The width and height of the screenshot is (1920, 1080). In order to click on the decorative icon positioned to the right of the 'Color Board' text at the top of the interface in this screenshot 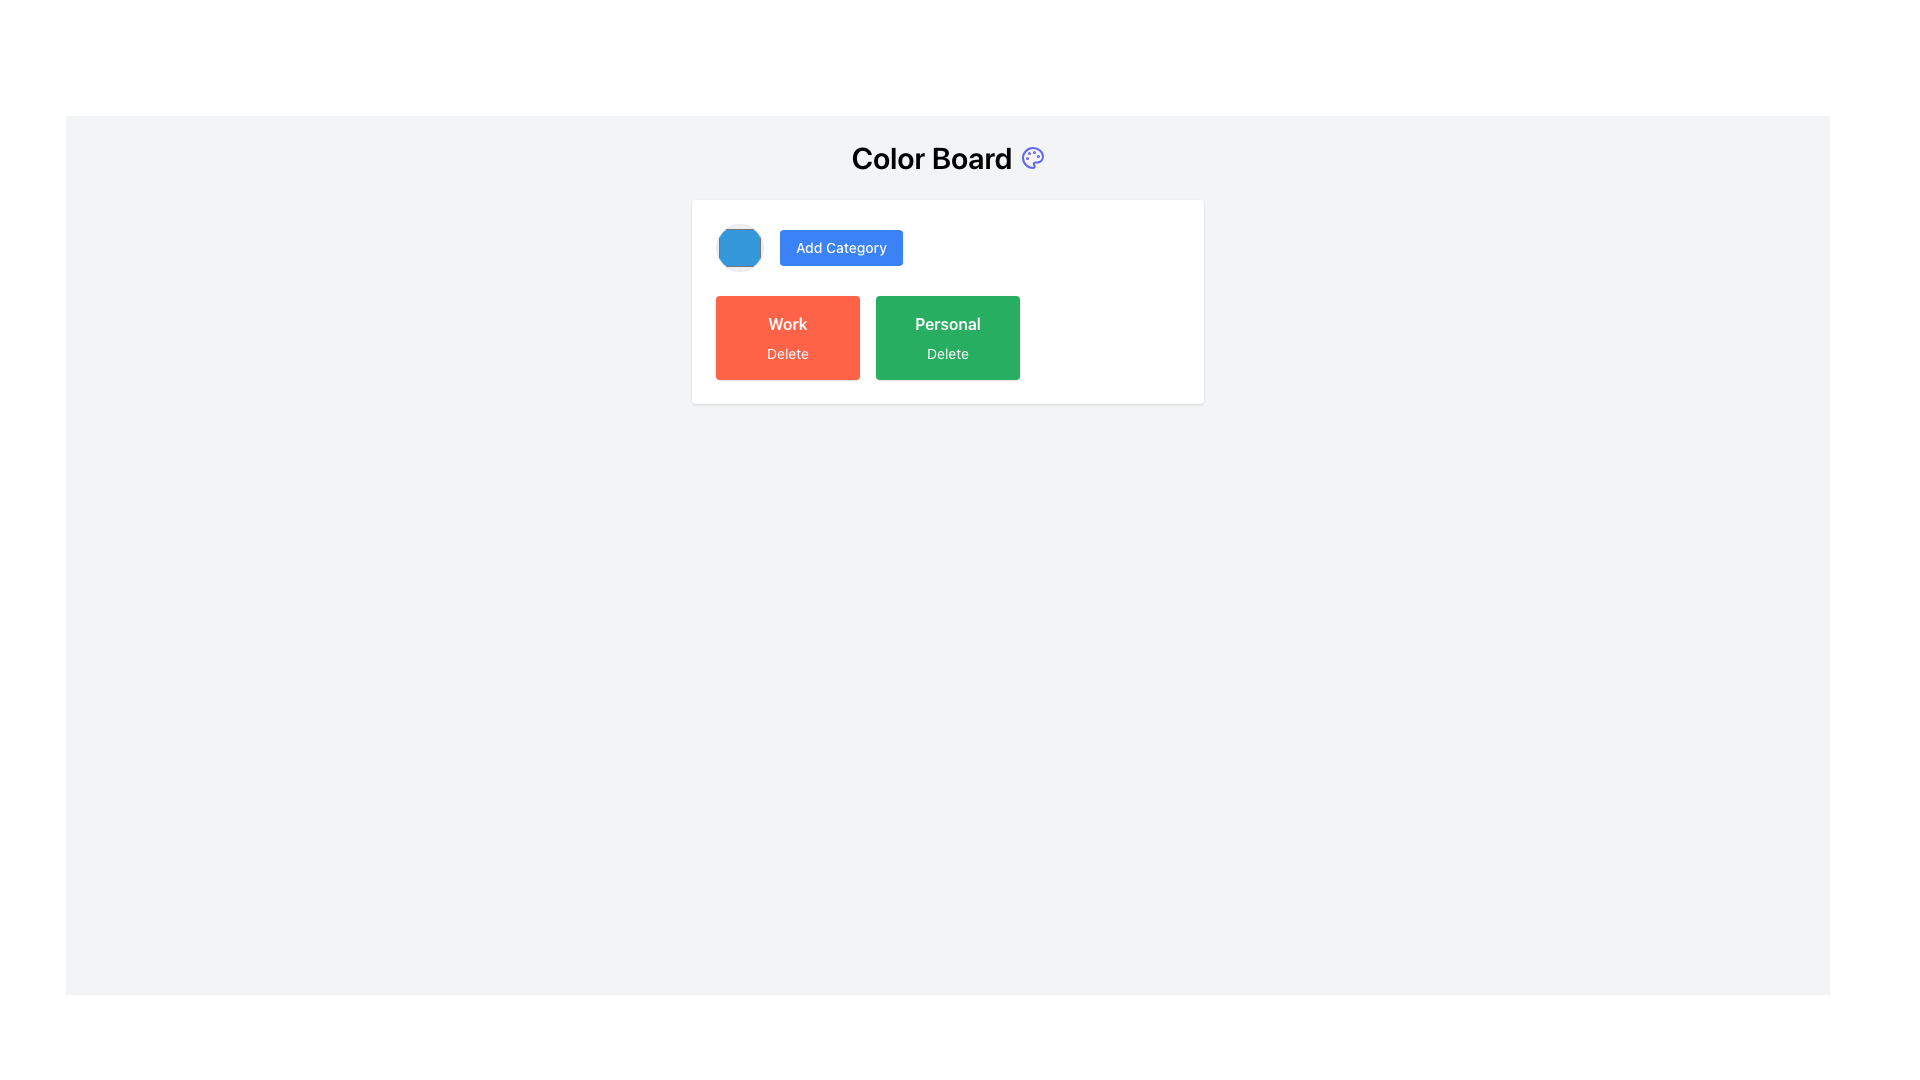, I will do `click(1032, 157)`.